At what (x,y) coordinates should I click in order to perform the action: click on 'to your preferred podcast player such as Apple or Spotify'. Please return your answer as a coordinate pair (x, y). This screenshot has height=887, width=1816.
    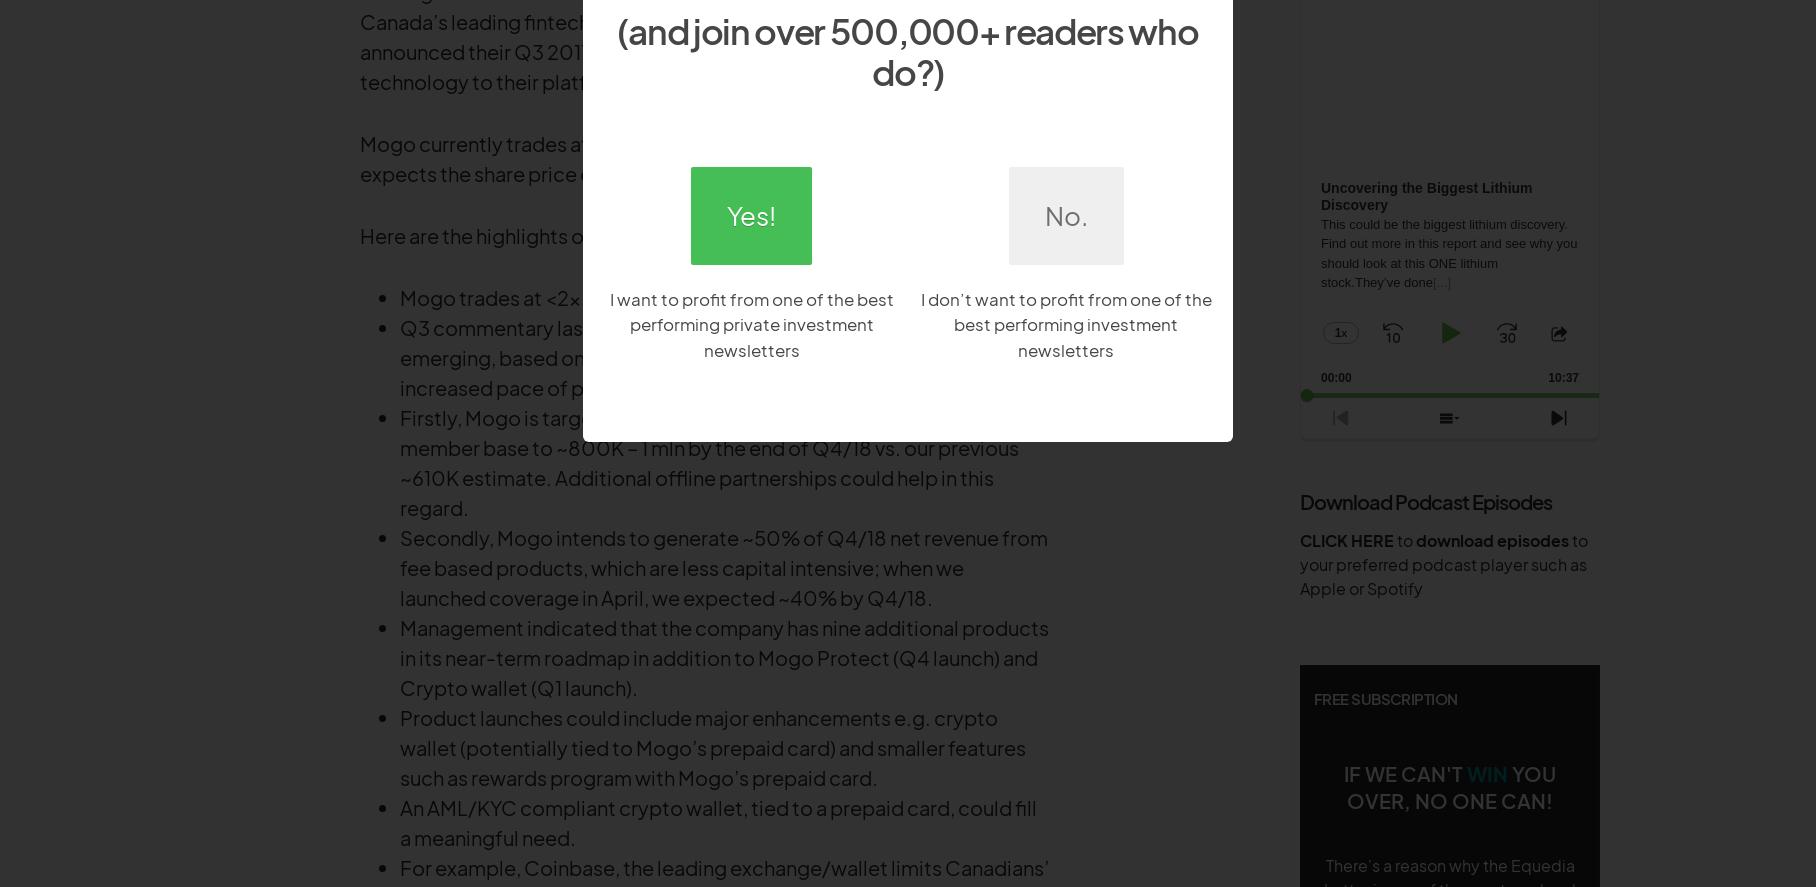
    Looking at the image, I should click on (1444, 562).